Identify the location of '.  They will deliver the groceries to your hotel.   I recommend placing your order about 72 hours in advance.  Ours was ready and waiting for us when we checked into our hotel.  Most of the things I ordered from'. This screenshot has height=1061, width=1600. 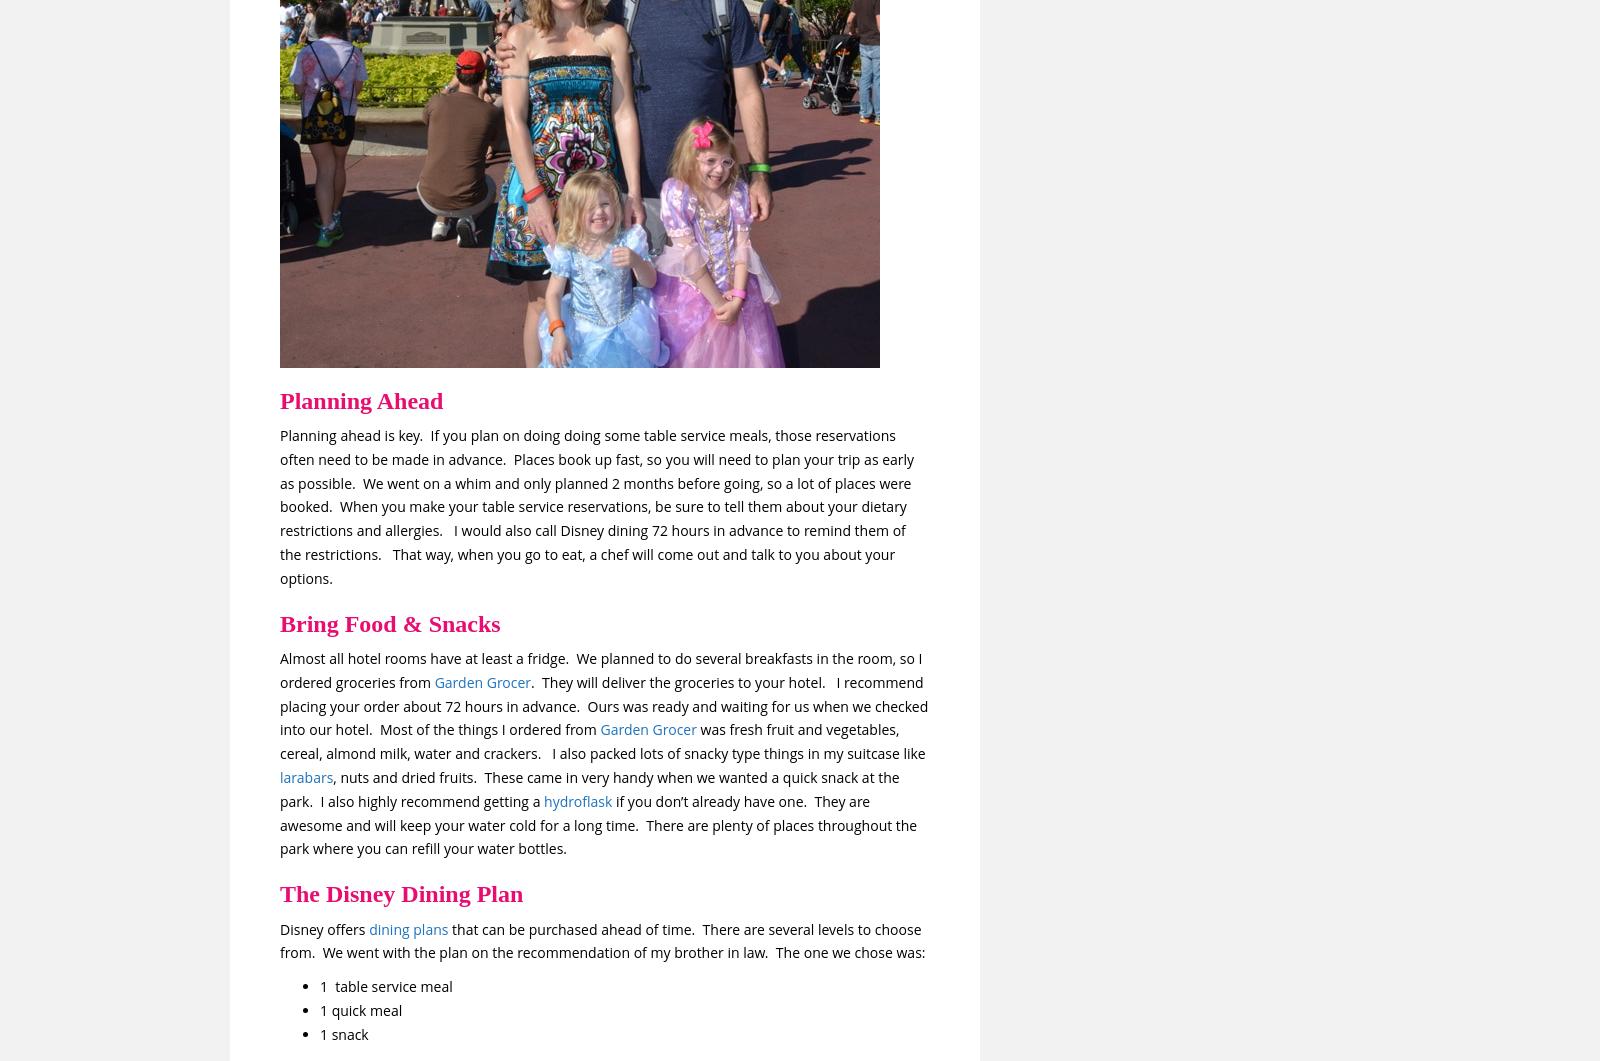
(604, 704).